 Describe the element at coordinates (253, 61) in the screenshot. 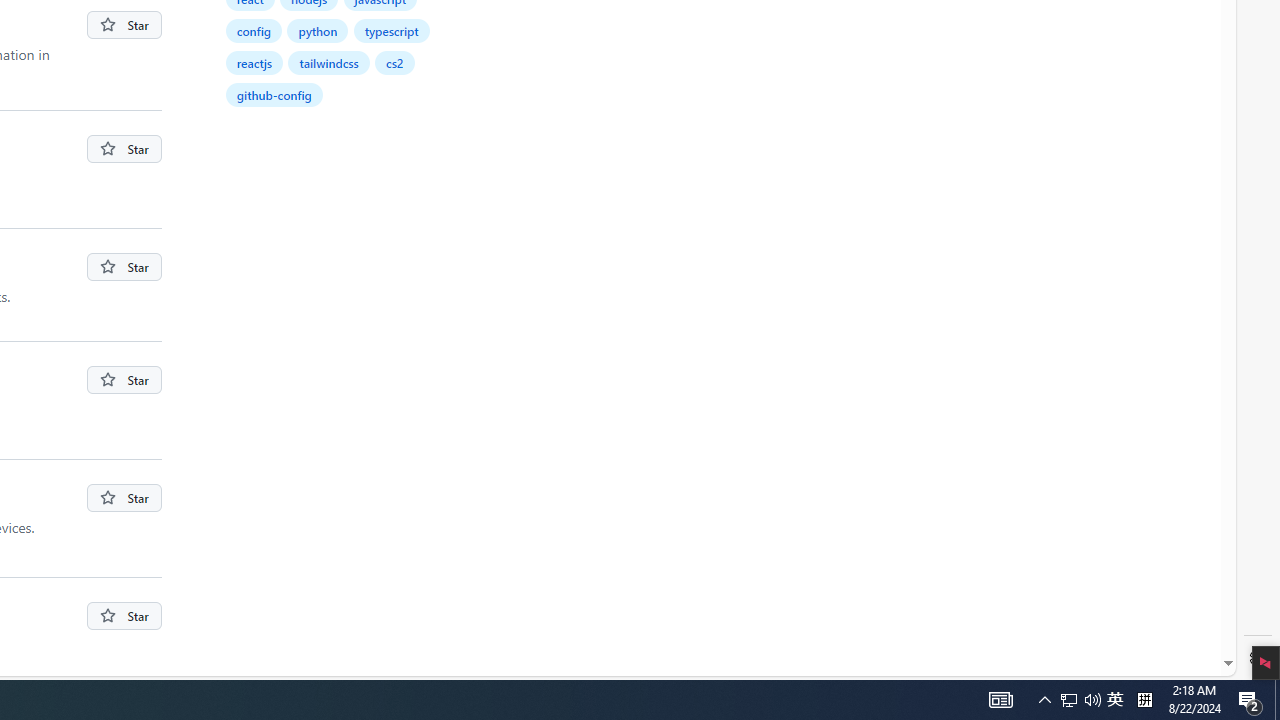

I see `'reactjs'` at that location.